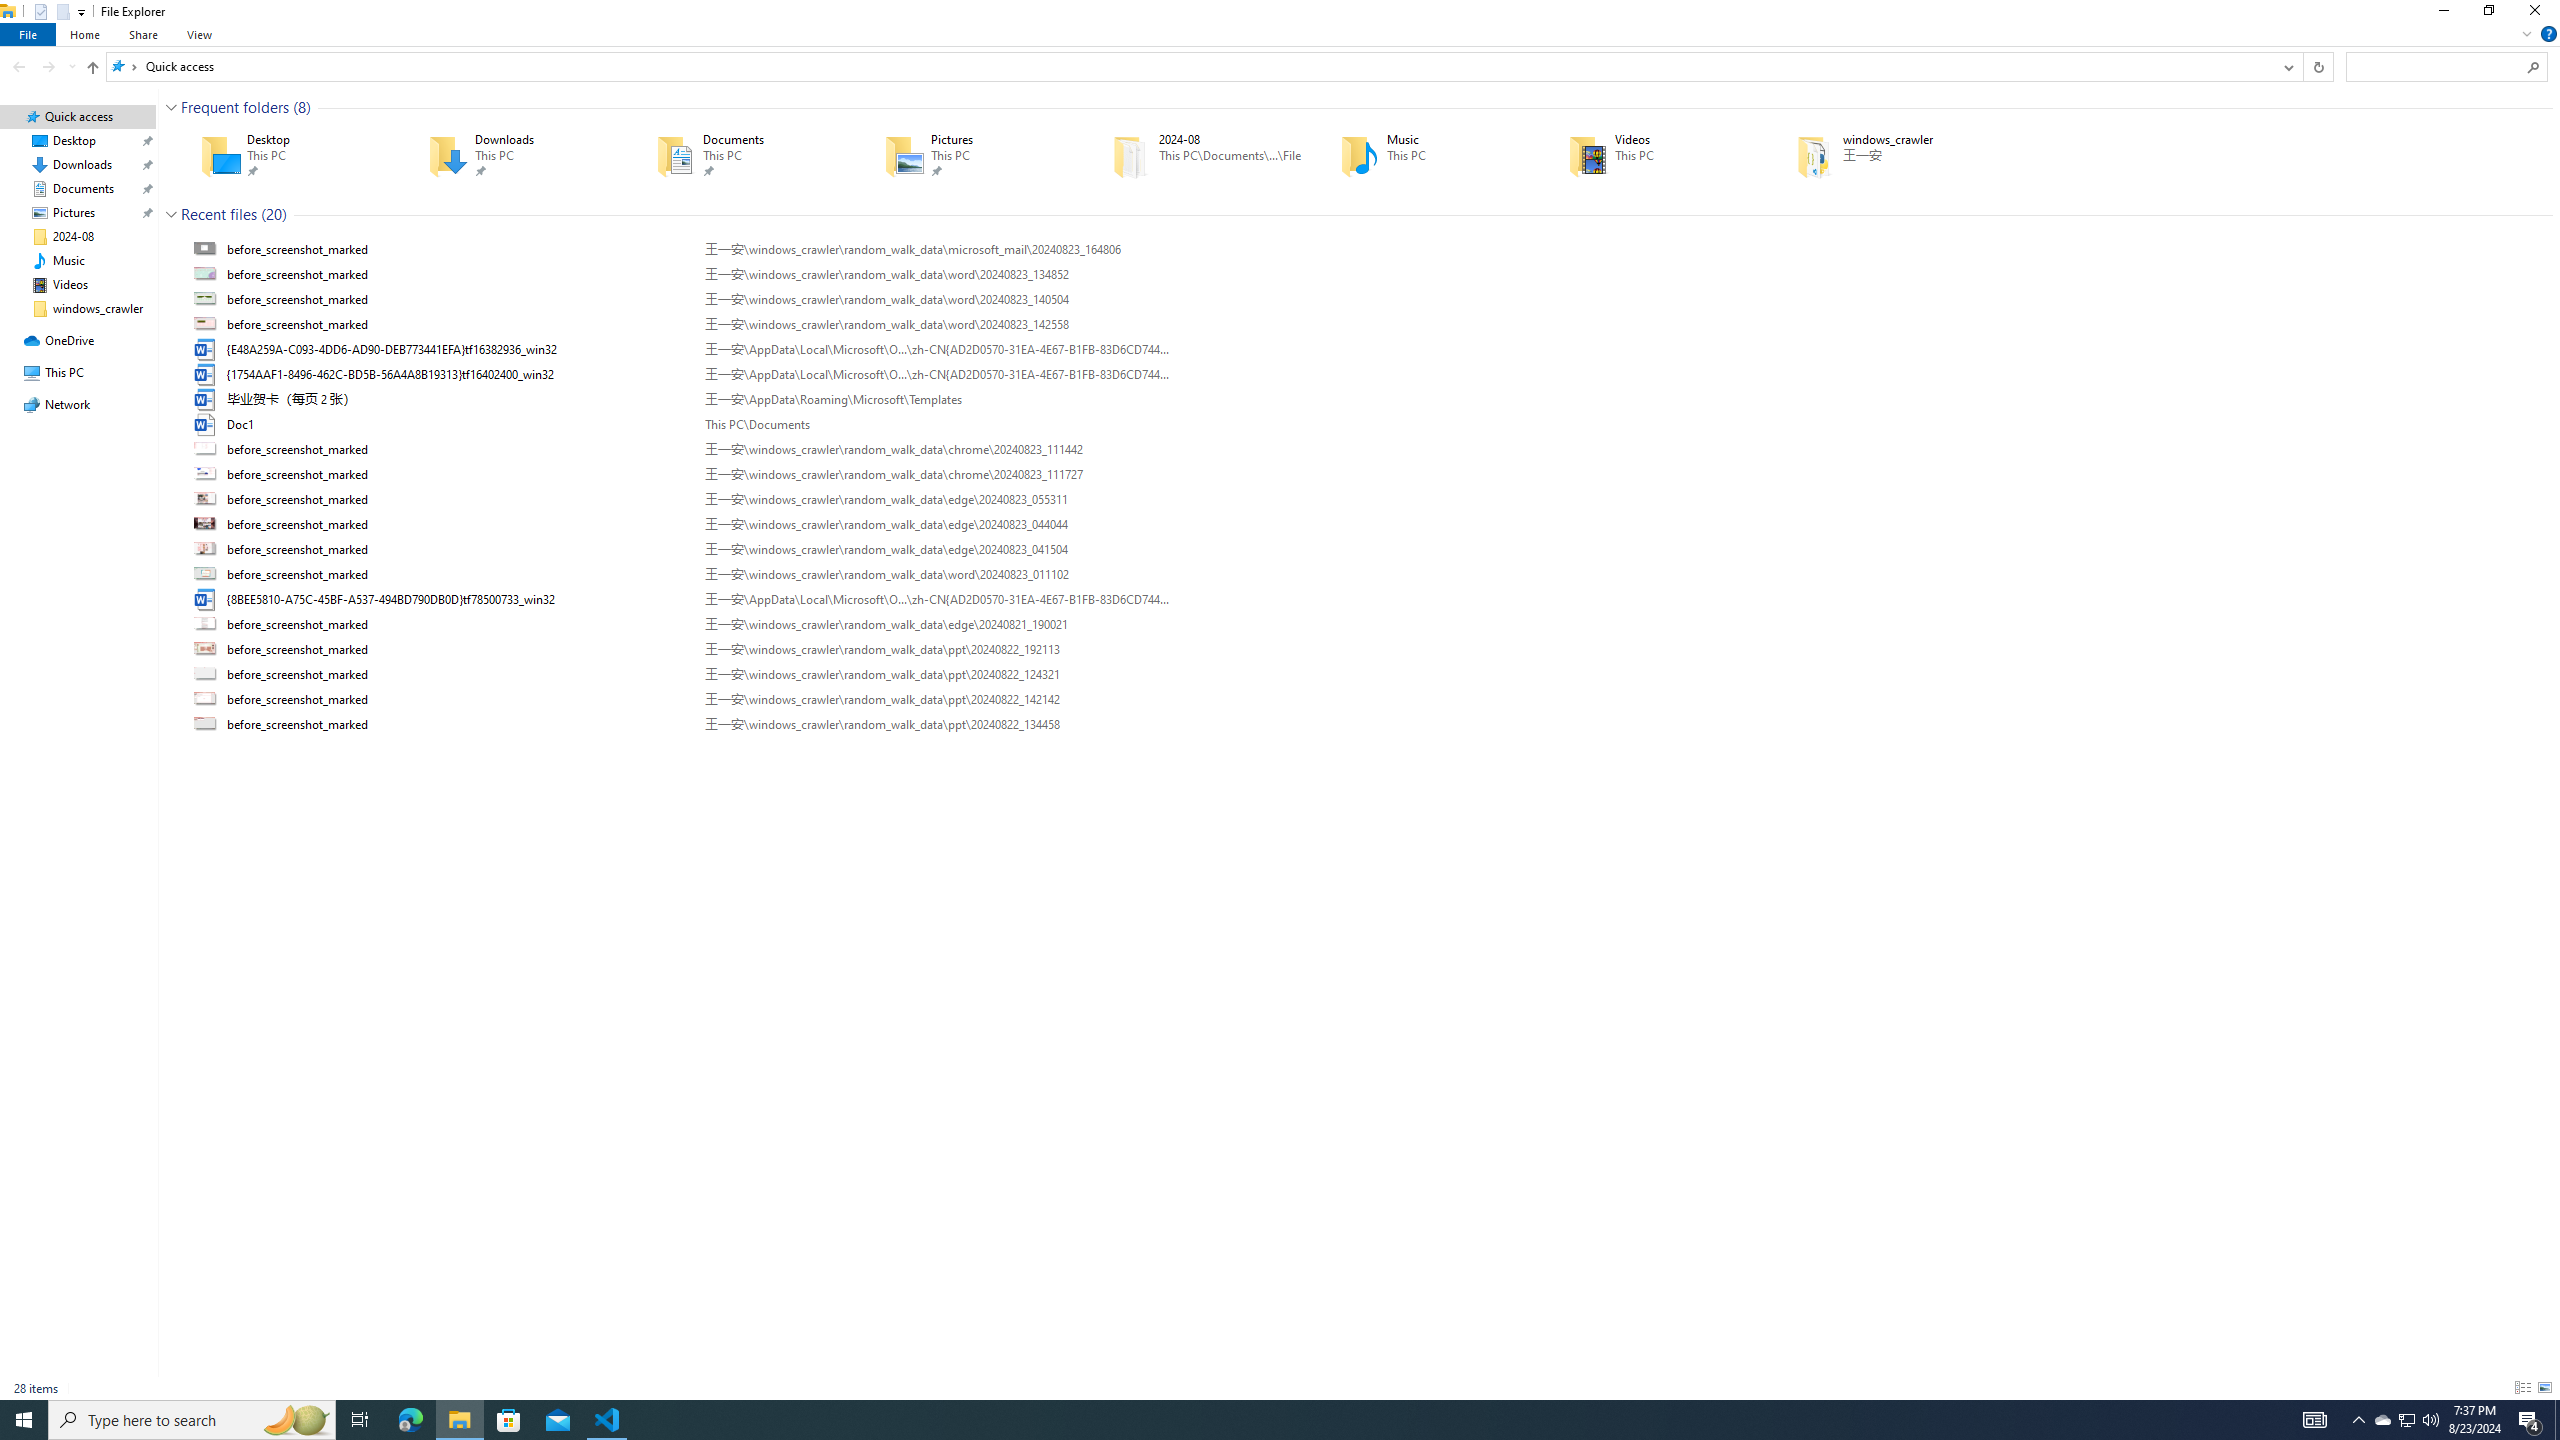 The width and height of the screenshot is (2560, 1440). I want to click on 'Desktop', so click(285, 154).